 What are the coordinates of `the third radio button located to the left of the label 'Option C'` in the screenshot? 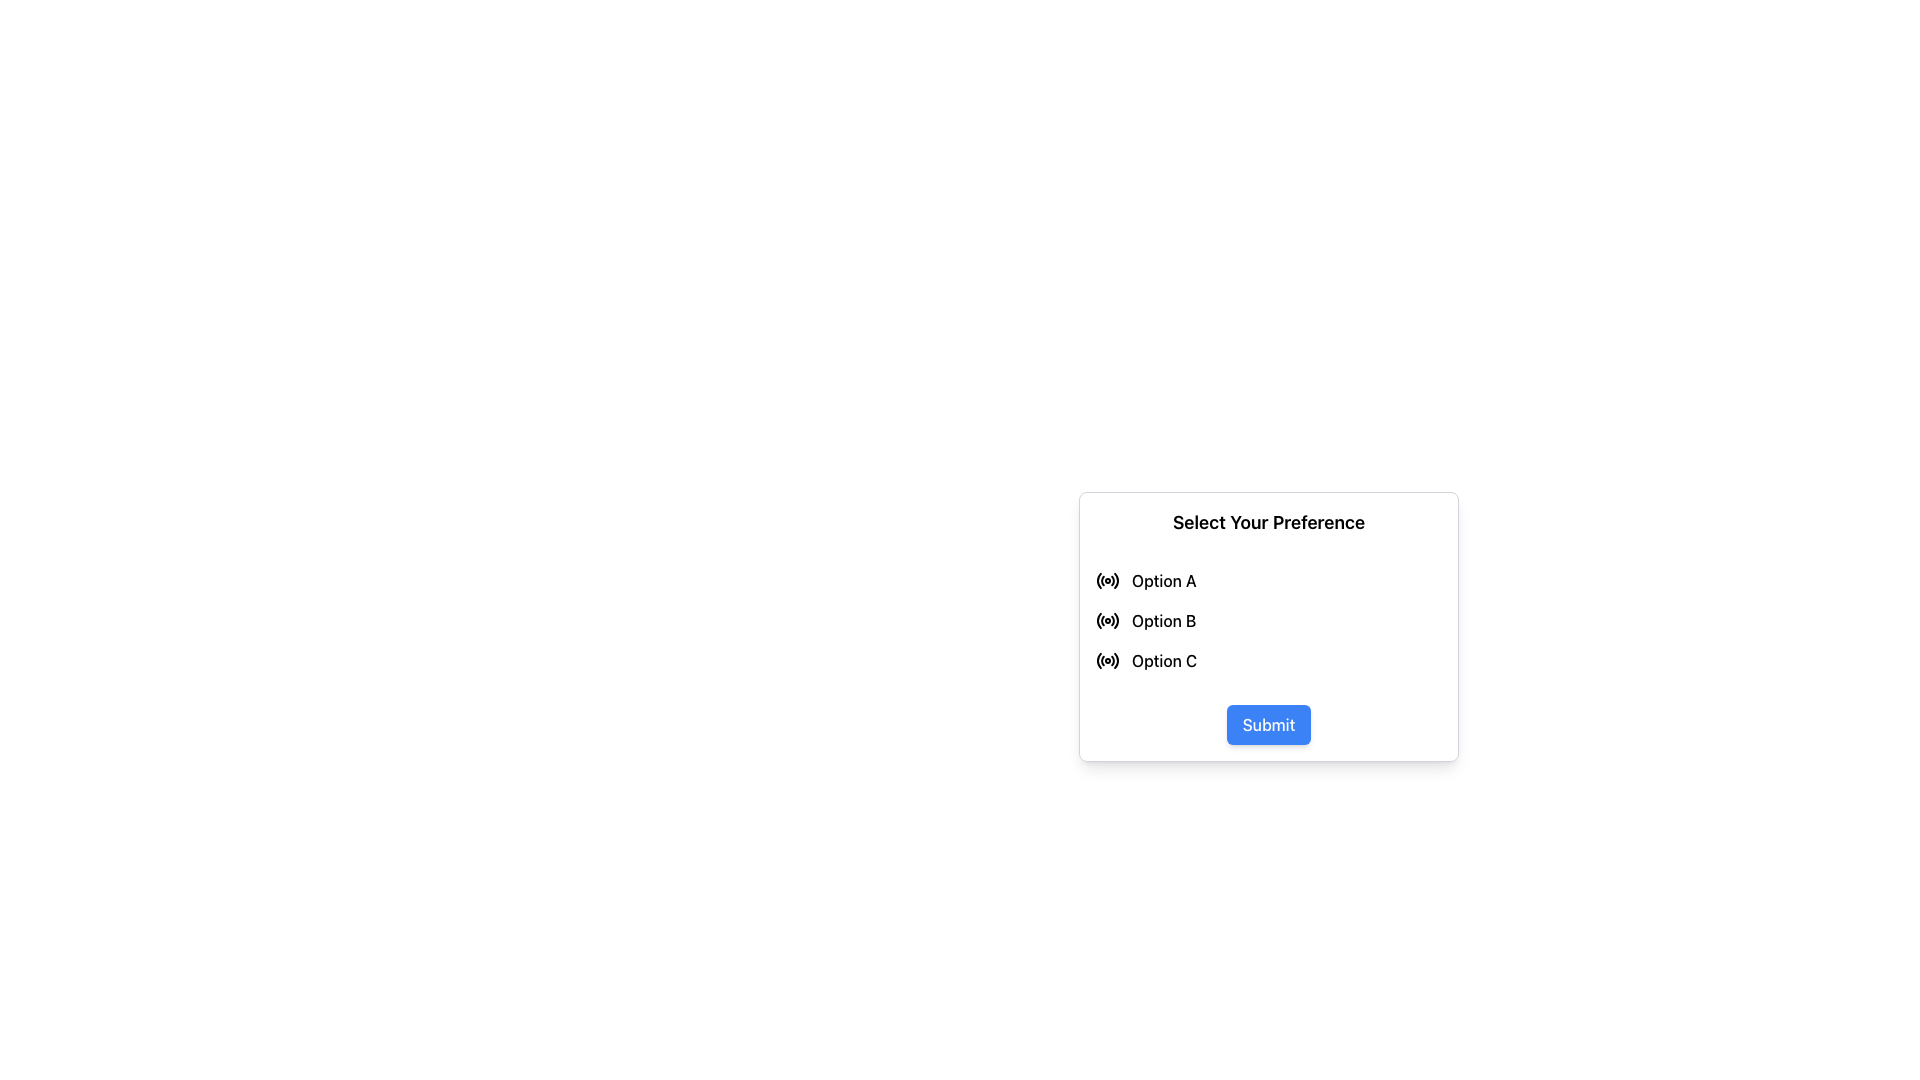 It's located at (1107, 660).